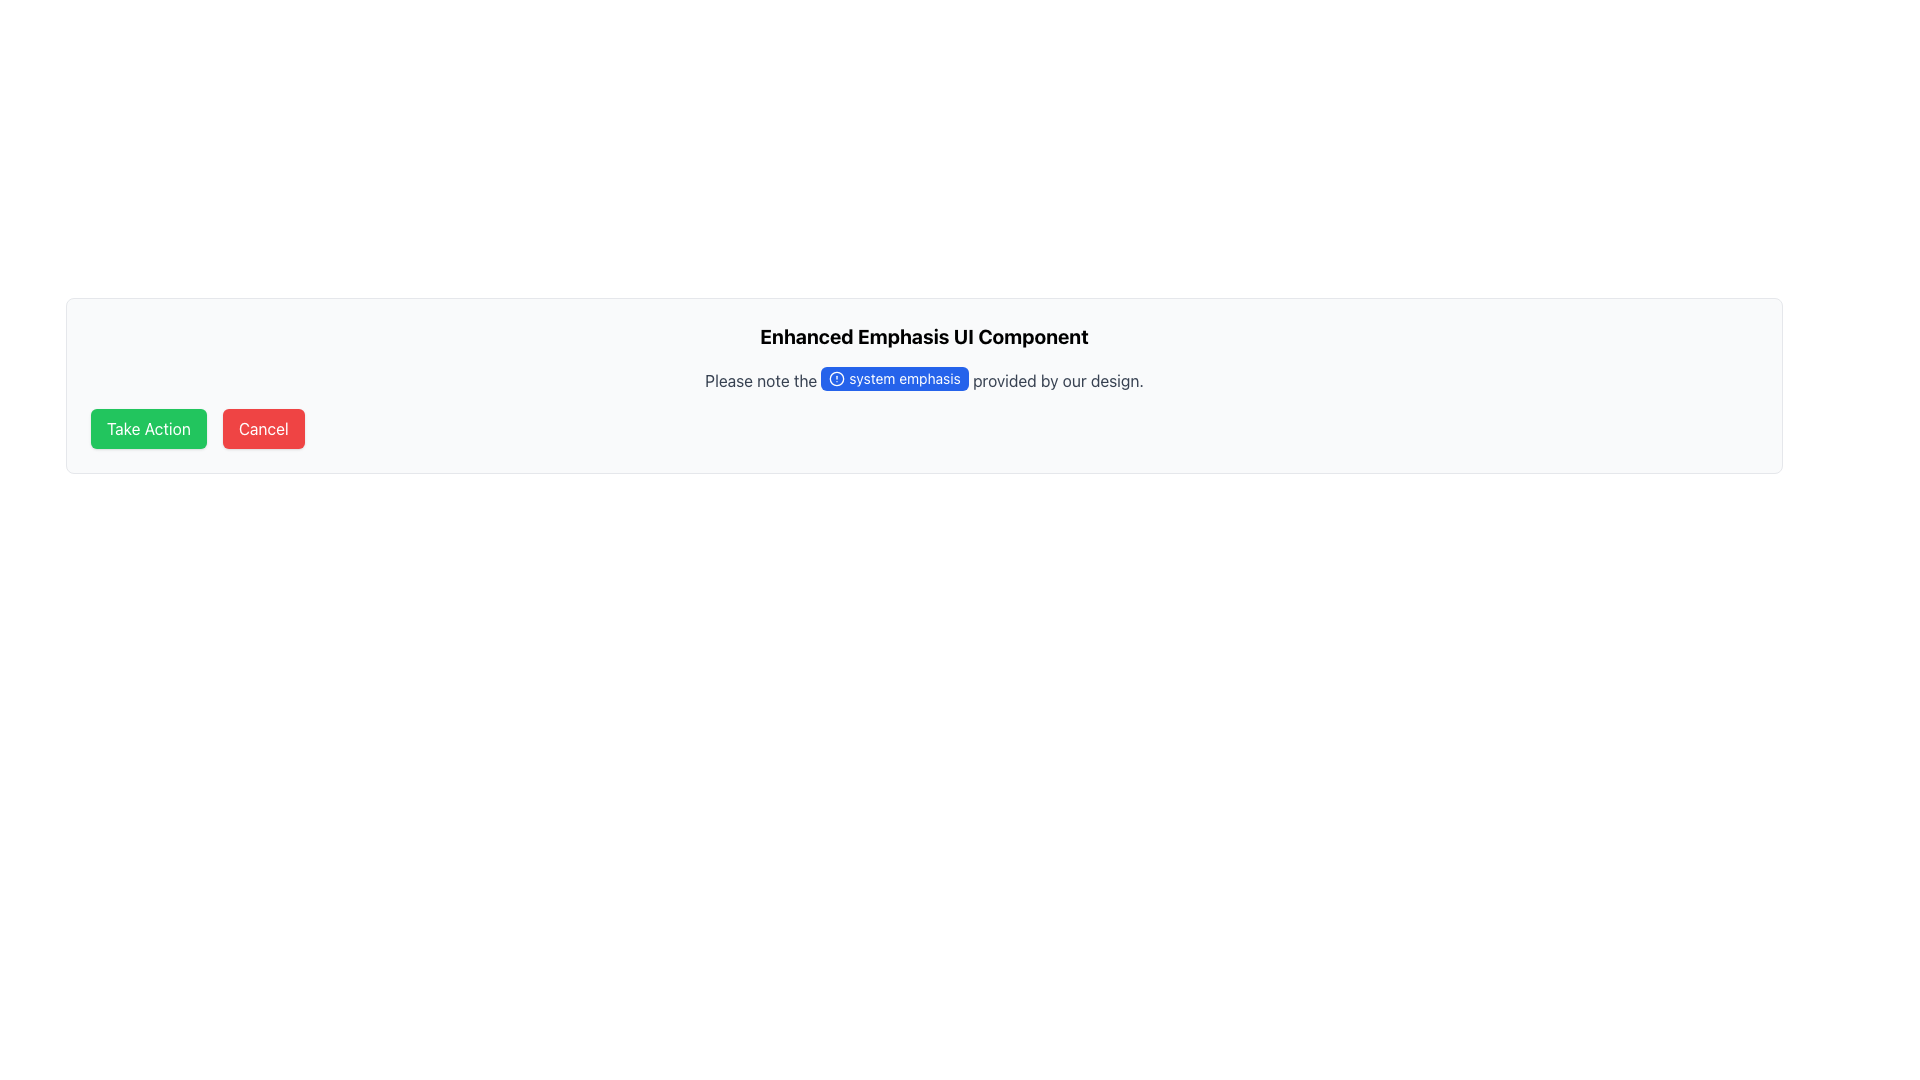  I want to click on emphasized text 'system emphasis' within the paragraph located in the 'Enhanced Emphasis UI Component', so click(923, 380).